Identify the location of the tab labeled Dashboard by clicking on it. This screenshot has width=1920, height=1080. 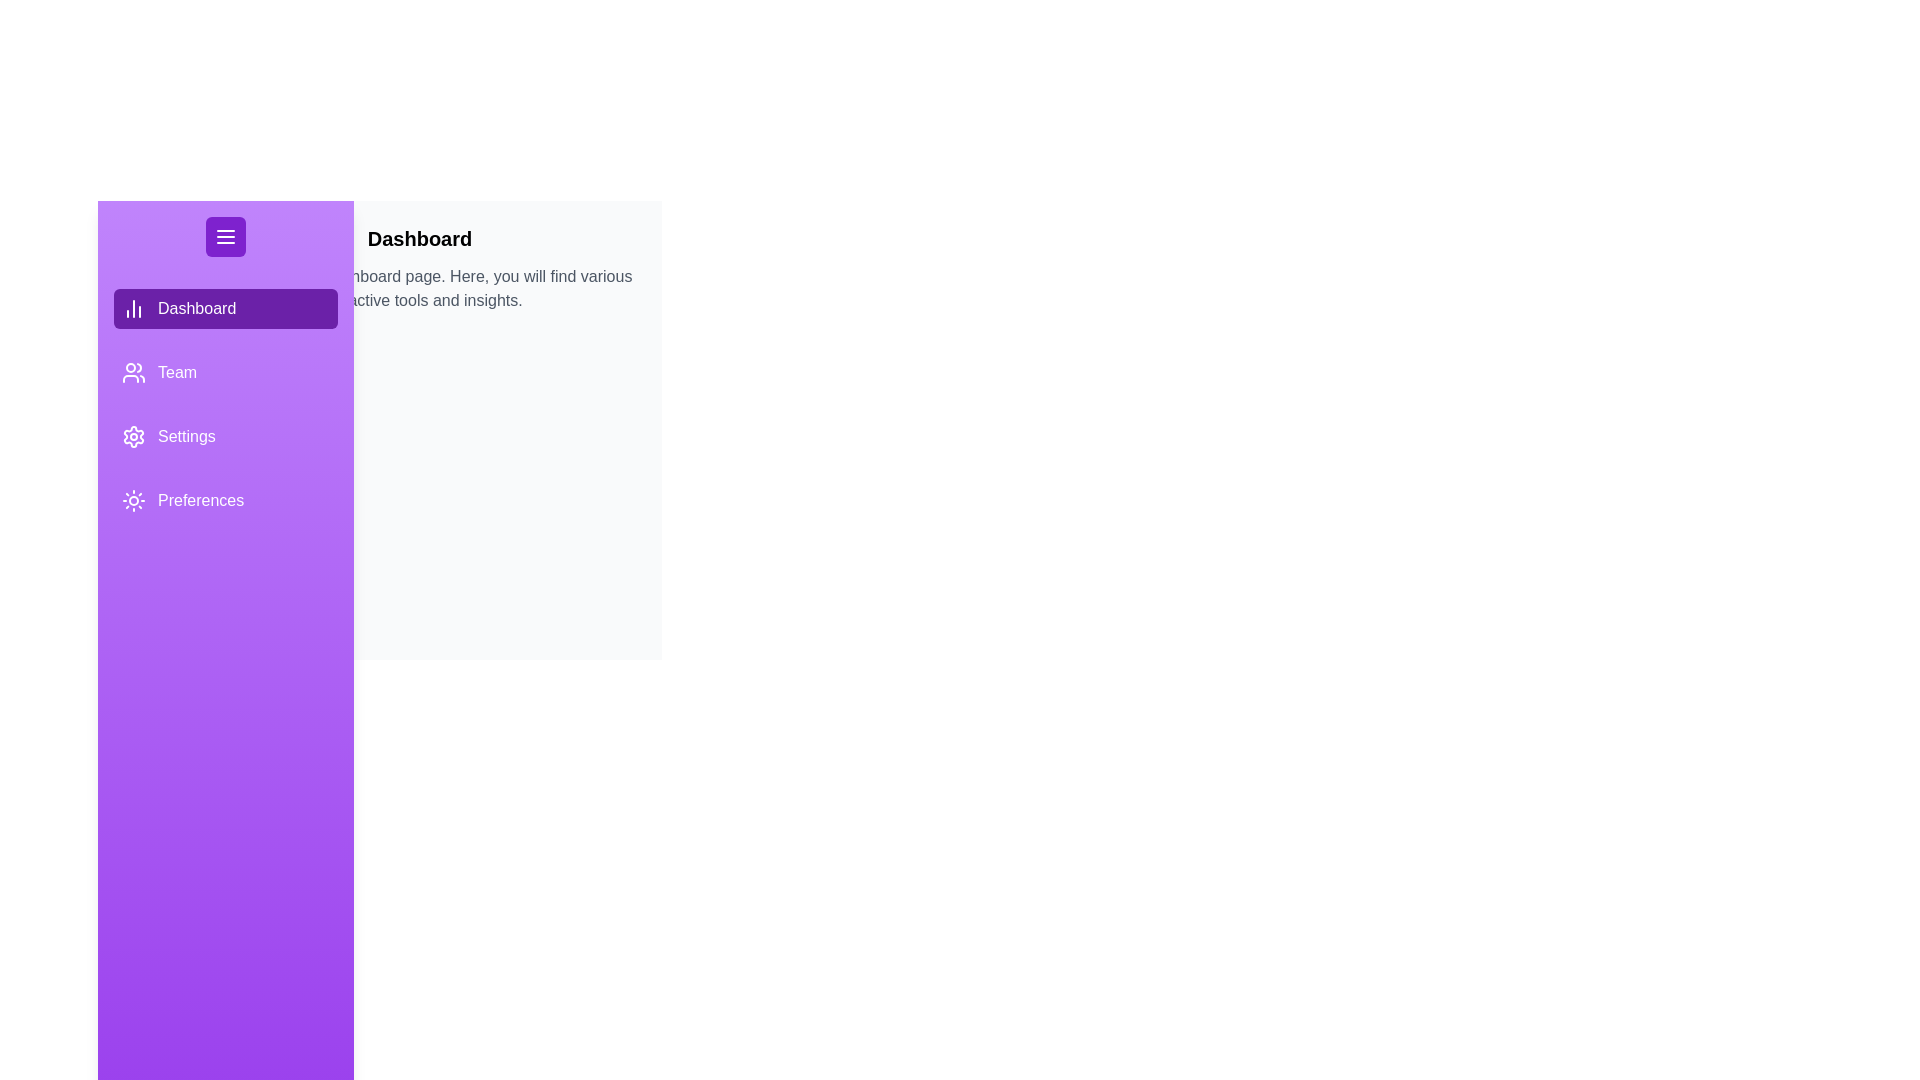
(225, 308).